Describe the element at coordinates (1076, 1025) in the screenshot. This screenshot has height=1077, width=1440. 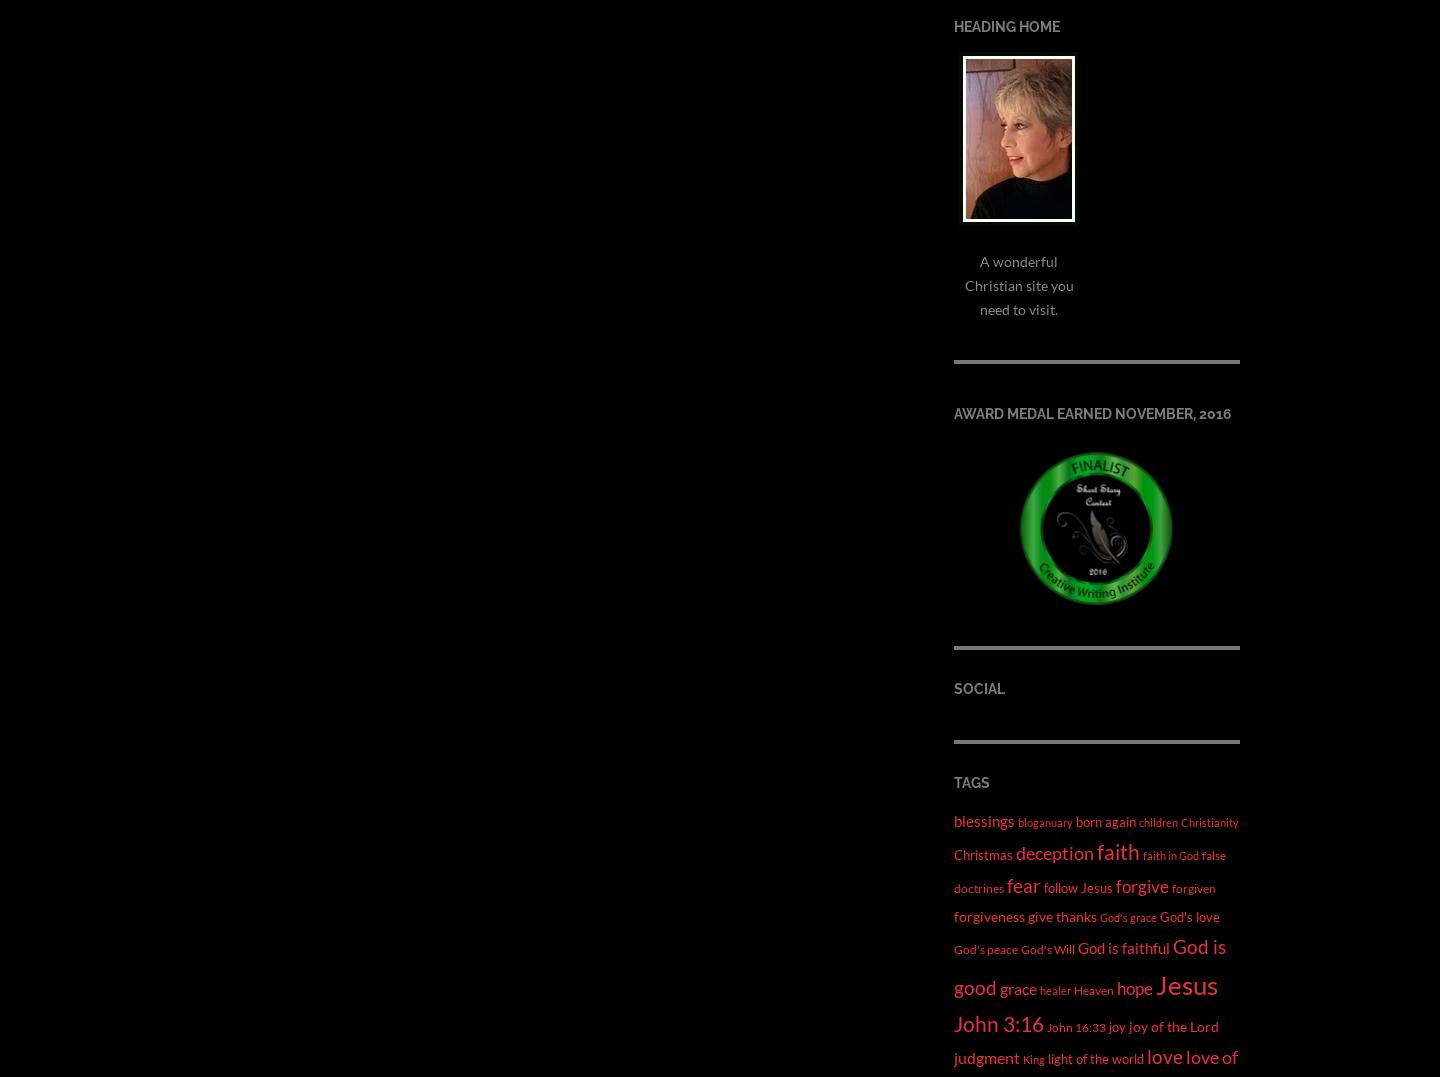
I see `'John 16:33'` at that location.